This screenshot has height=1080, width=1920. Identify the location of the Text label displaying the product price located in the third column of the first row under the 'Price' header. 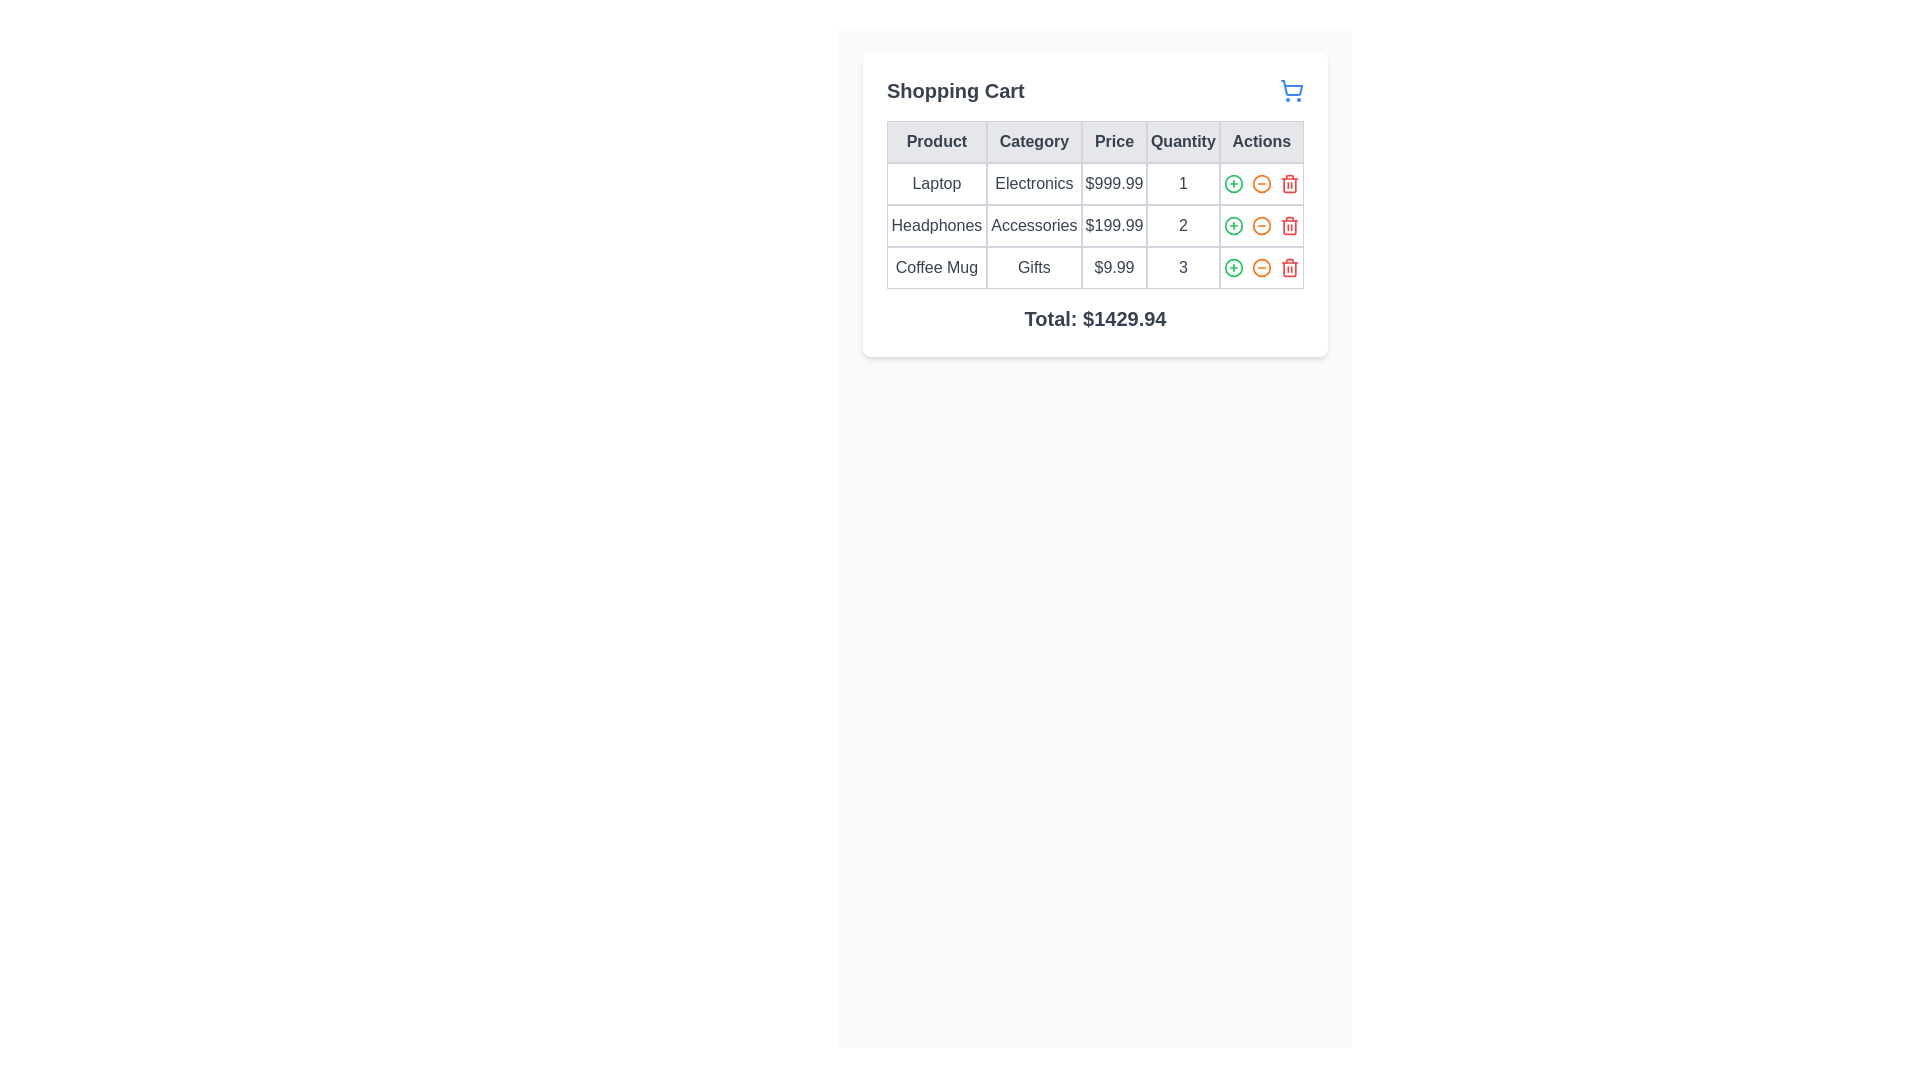
(1113, 184).